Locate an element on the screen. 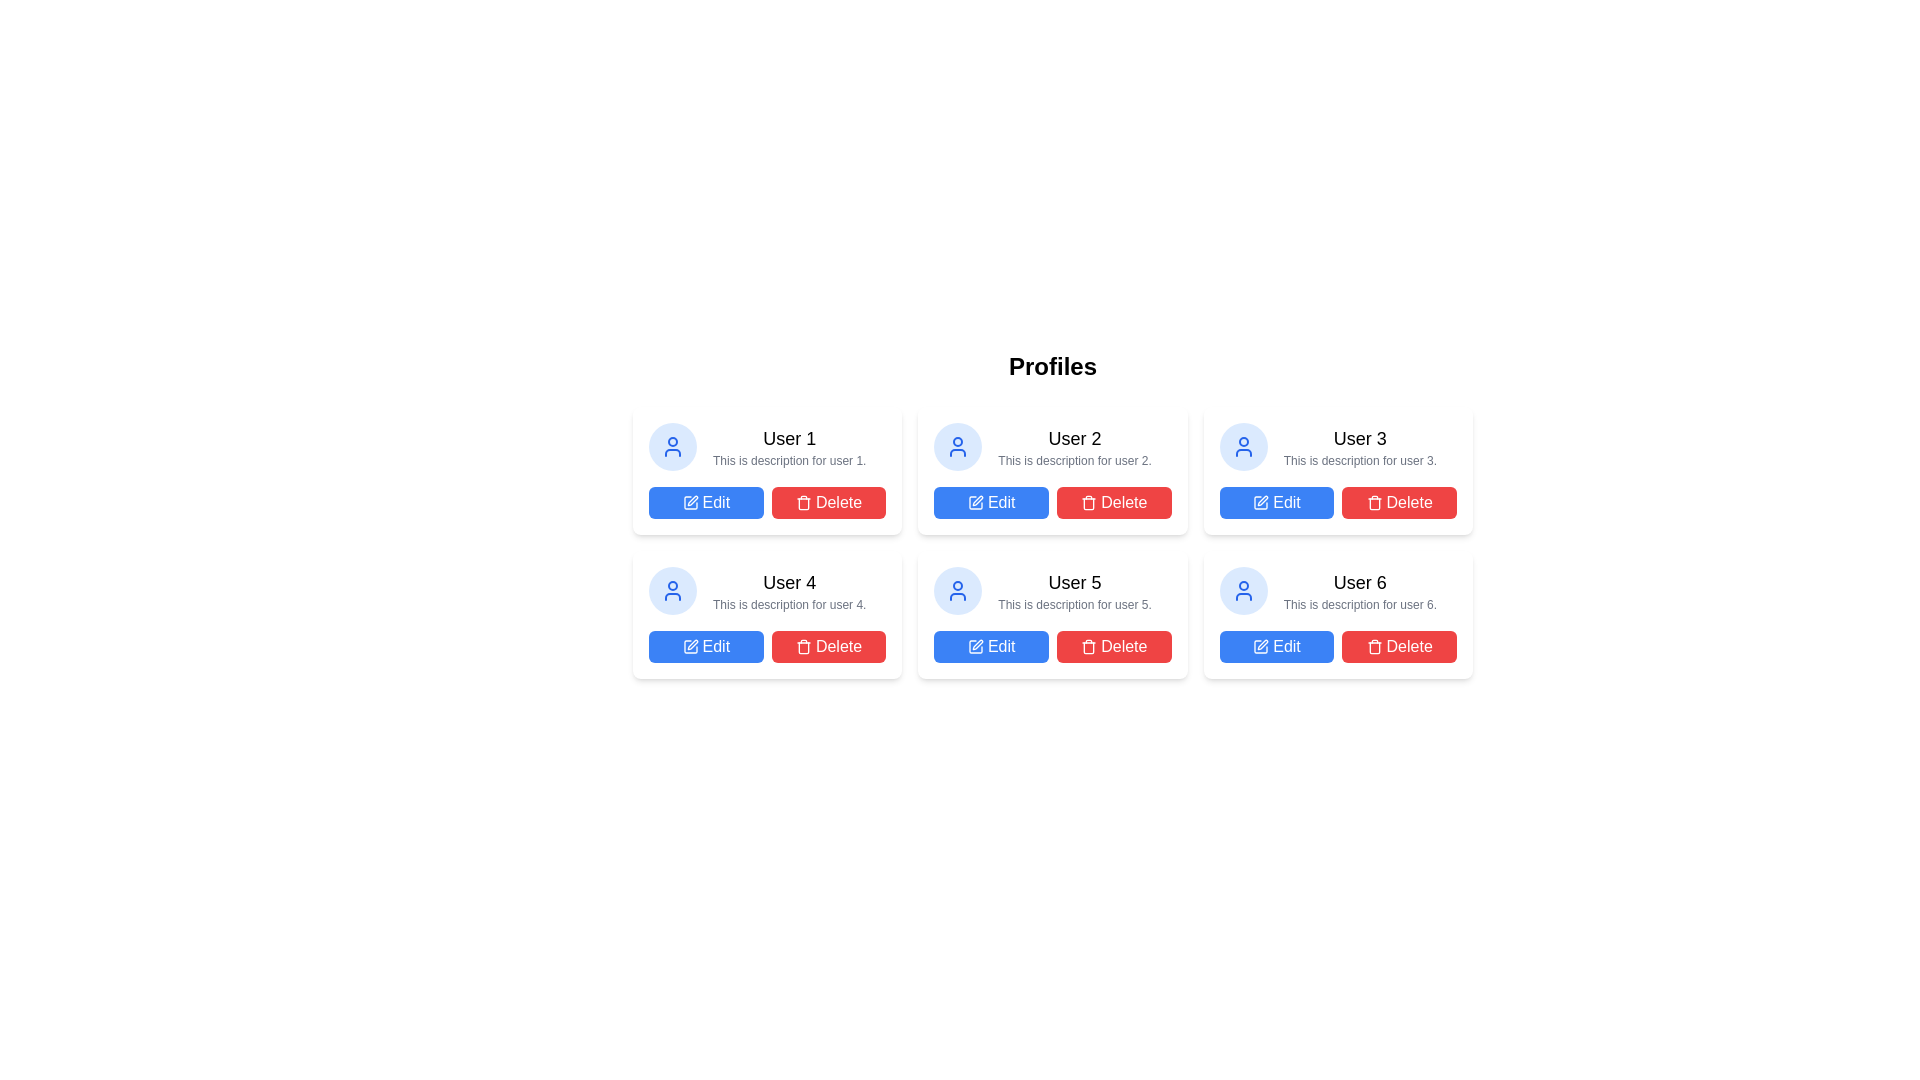 This screenshot has height=1080, width=1920. text displayed in the text display component for User 3, which is located in the second row of cards, third from the left is located at coordinates (1360, 446).